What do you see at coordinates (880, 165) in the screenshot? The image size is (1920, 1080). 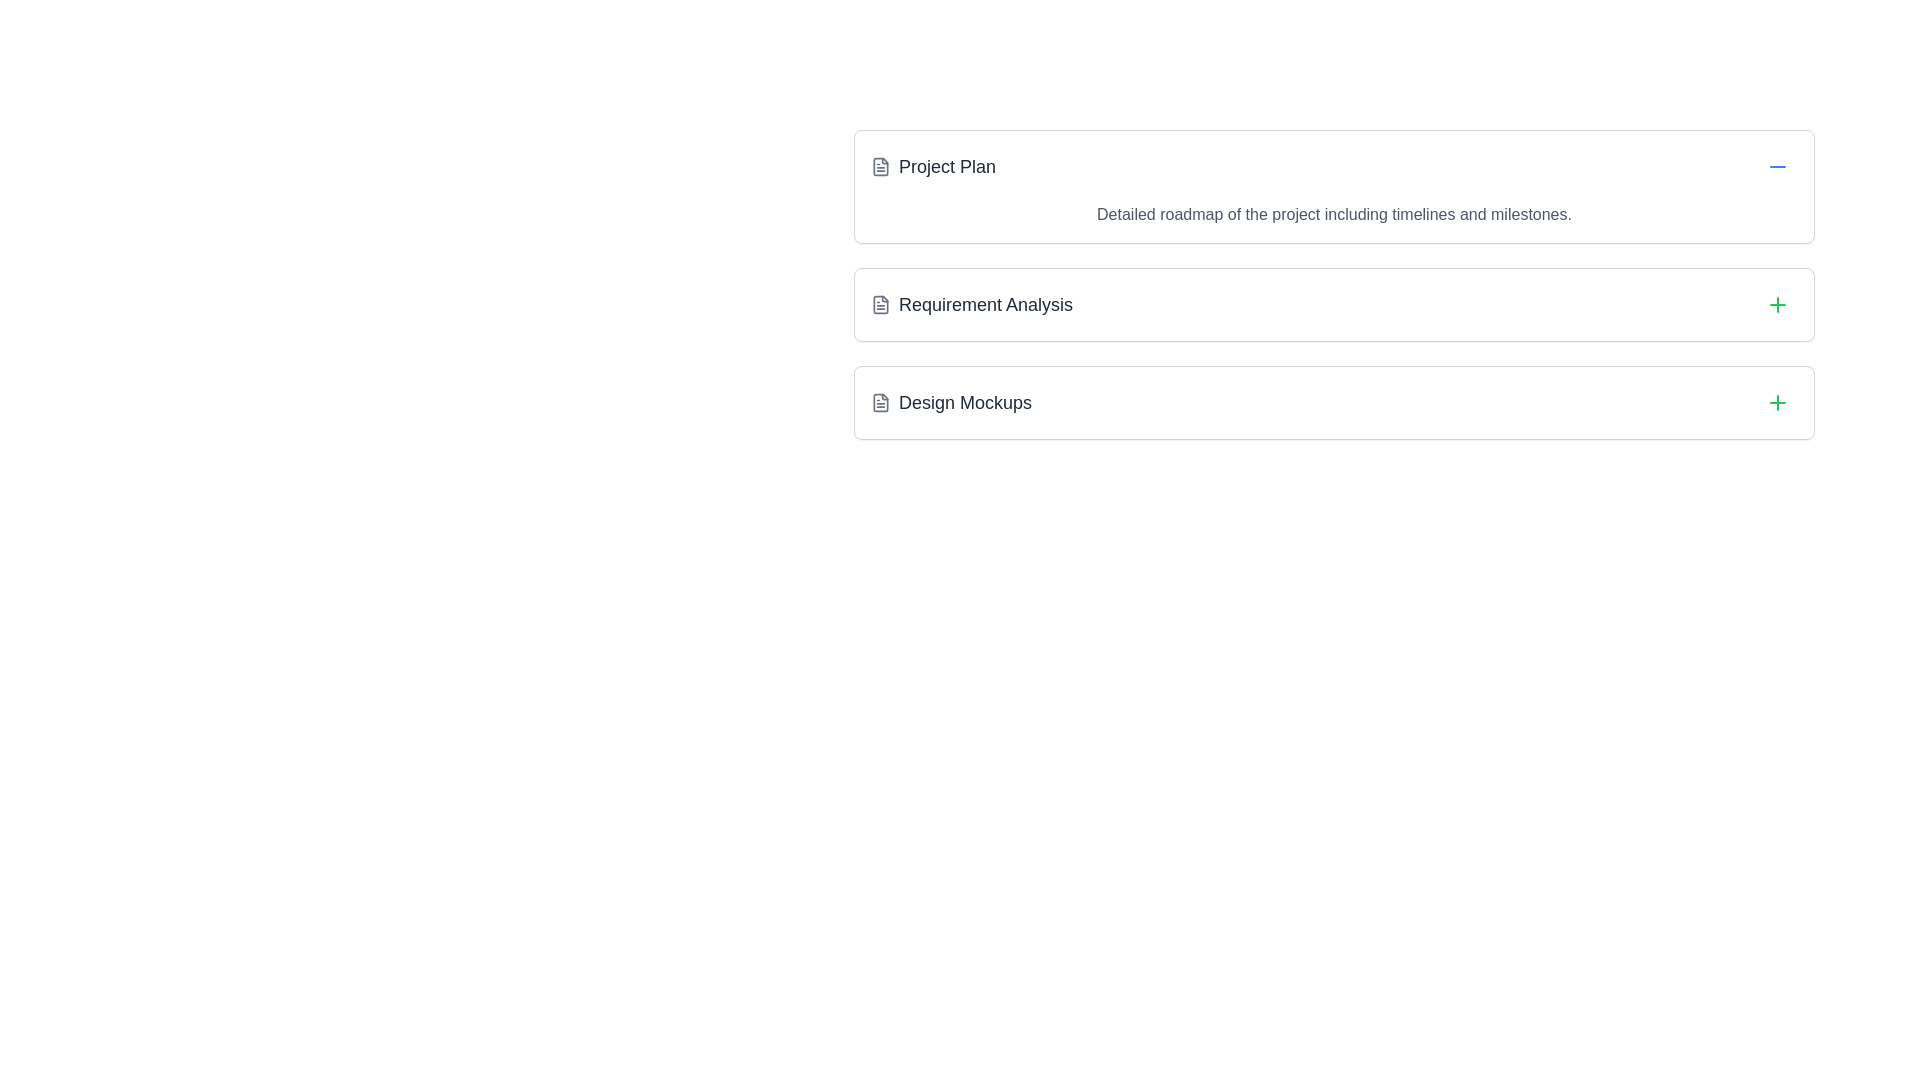 I see `the graphical icon representing a document or file, which is the first icon in the grouped icon set above the 'Requirement Analysis' section` at bounding box center [880, 165].